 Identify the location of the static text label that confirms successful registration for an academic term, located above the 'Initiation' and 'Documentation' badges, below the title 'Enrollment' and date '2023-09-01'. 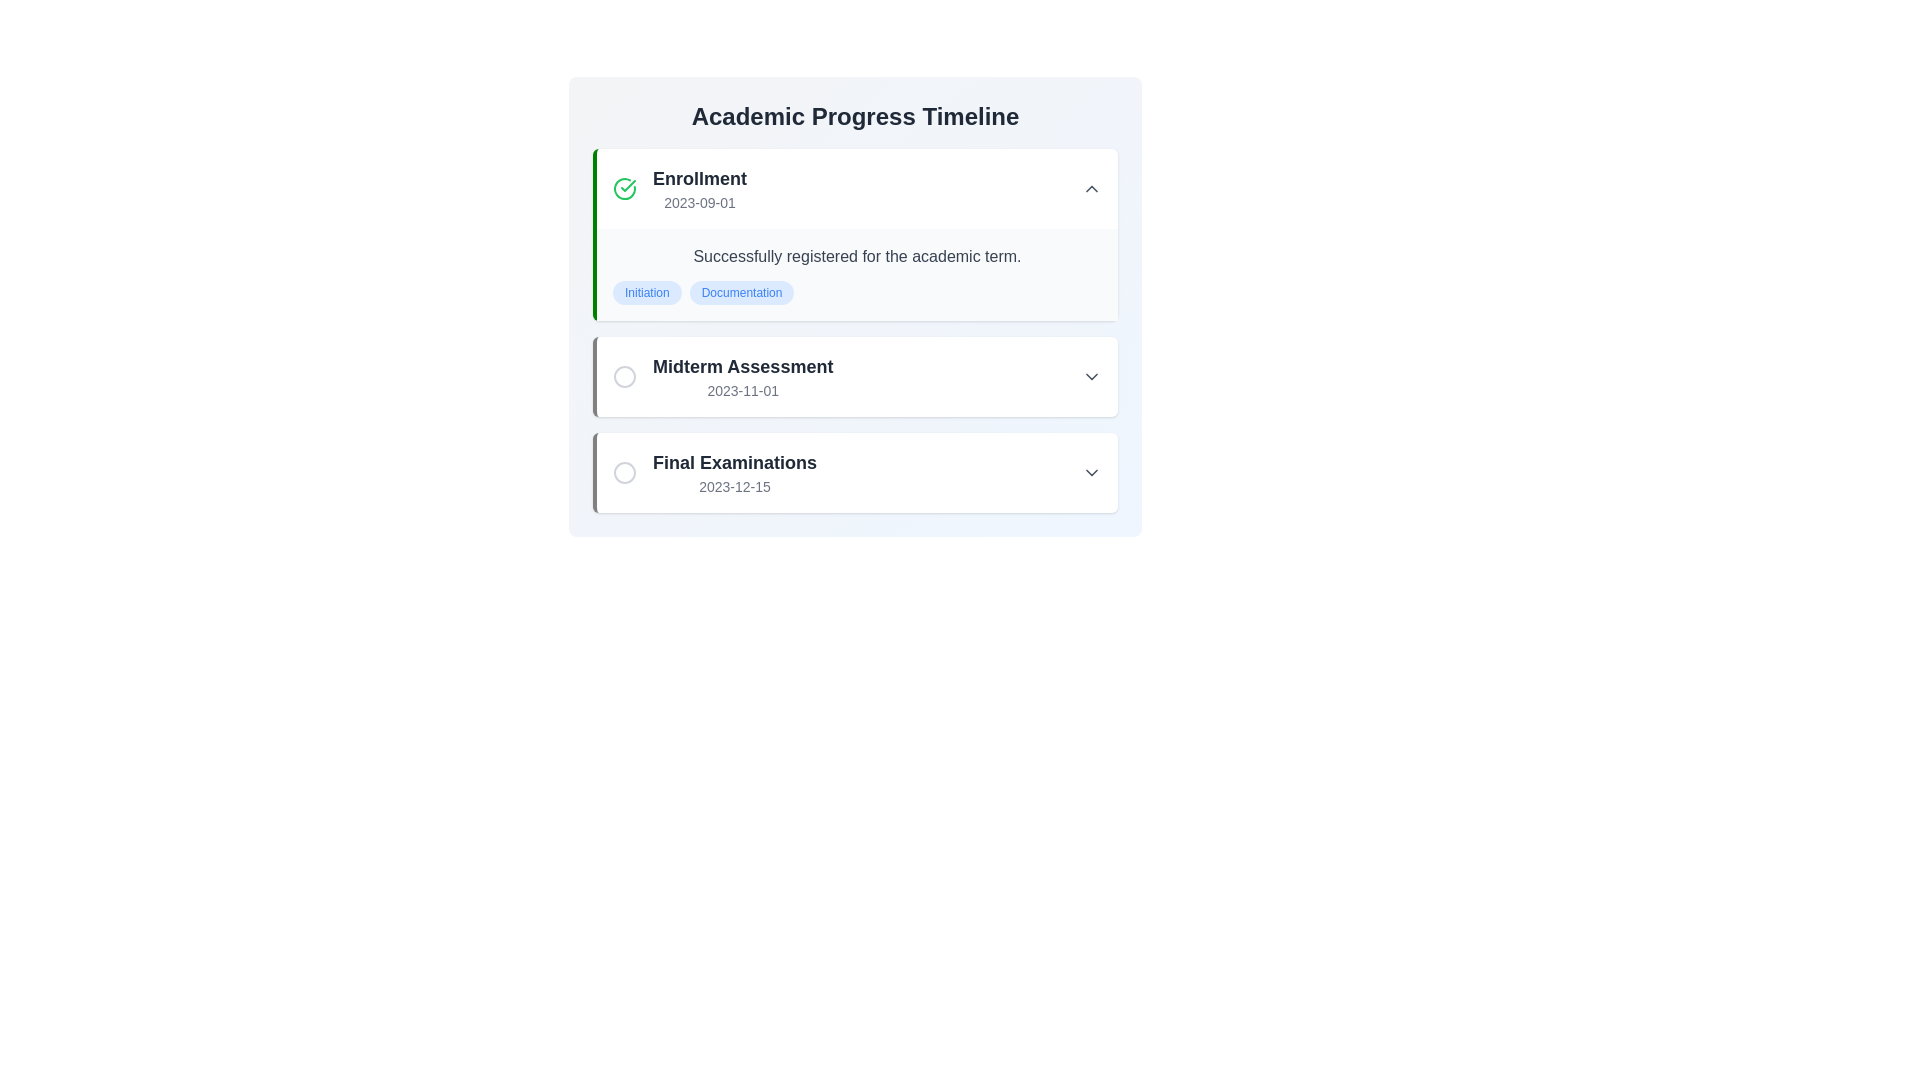
(857, 256).